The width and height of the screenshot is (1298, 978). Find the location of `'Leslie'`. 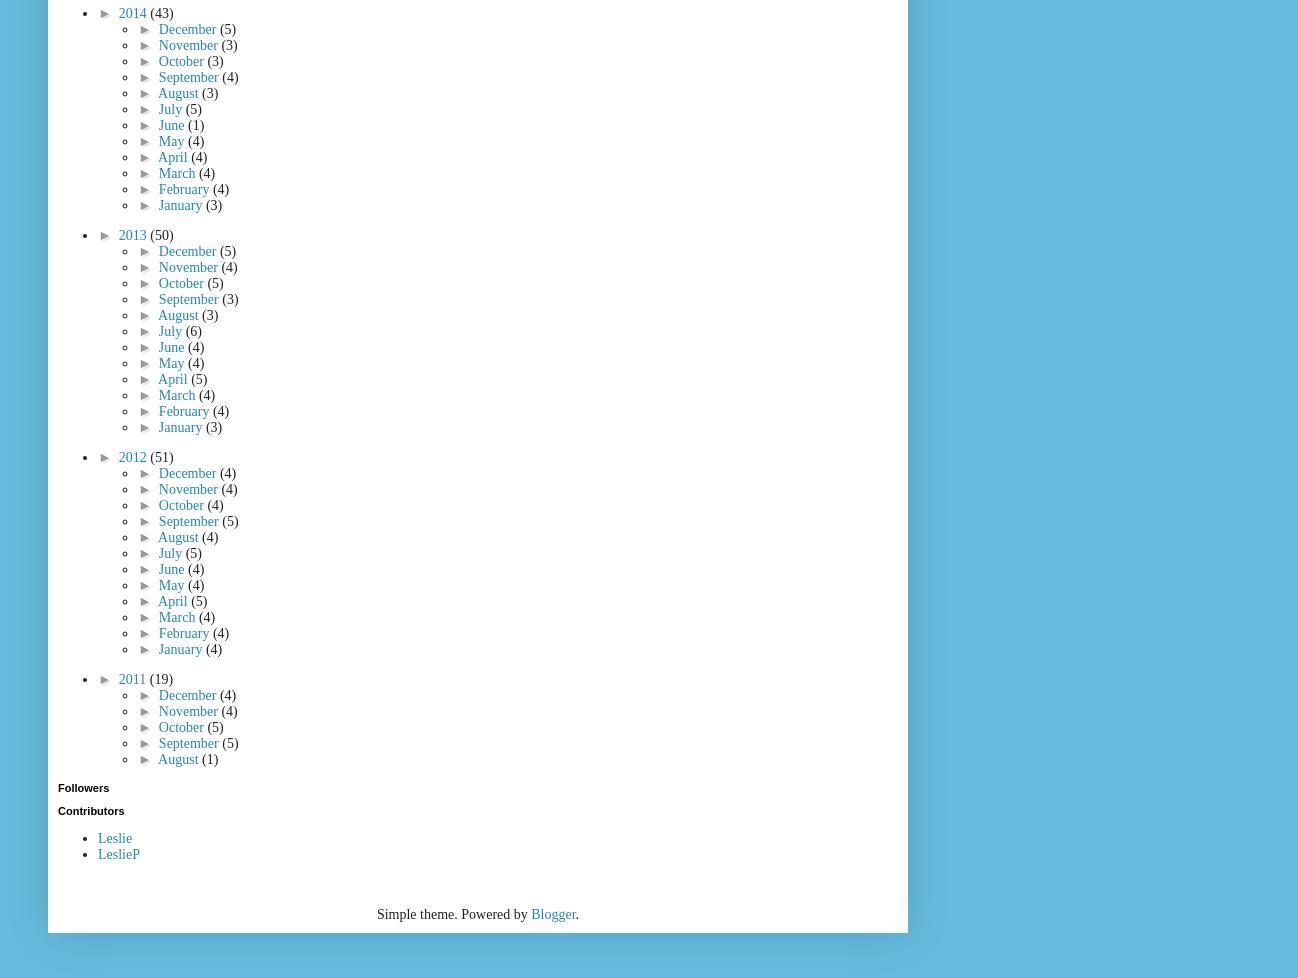

'Leslie' is located at coordinates (97, 837).